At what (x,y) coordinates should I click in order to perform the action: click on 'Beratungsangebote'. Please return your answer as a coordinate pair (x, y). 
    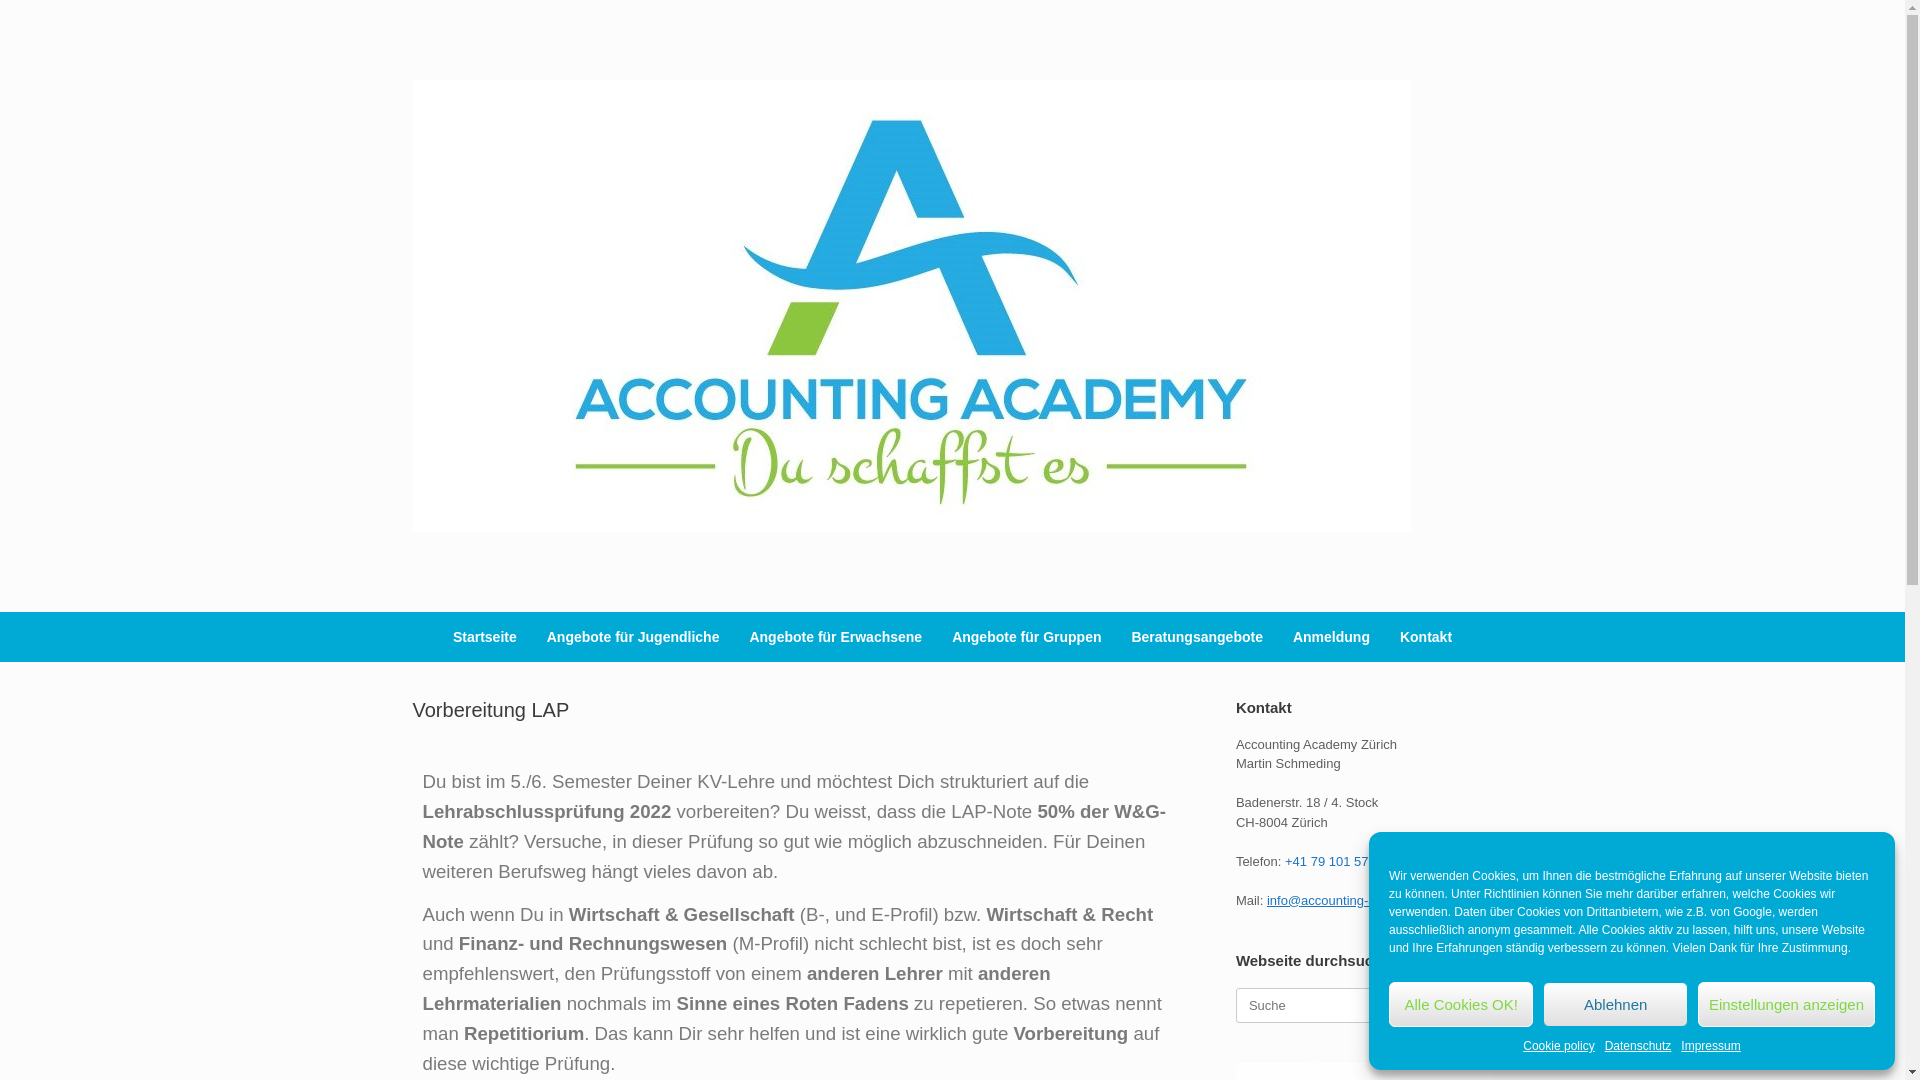
    Looking at the image, I should click on (1196, 636).